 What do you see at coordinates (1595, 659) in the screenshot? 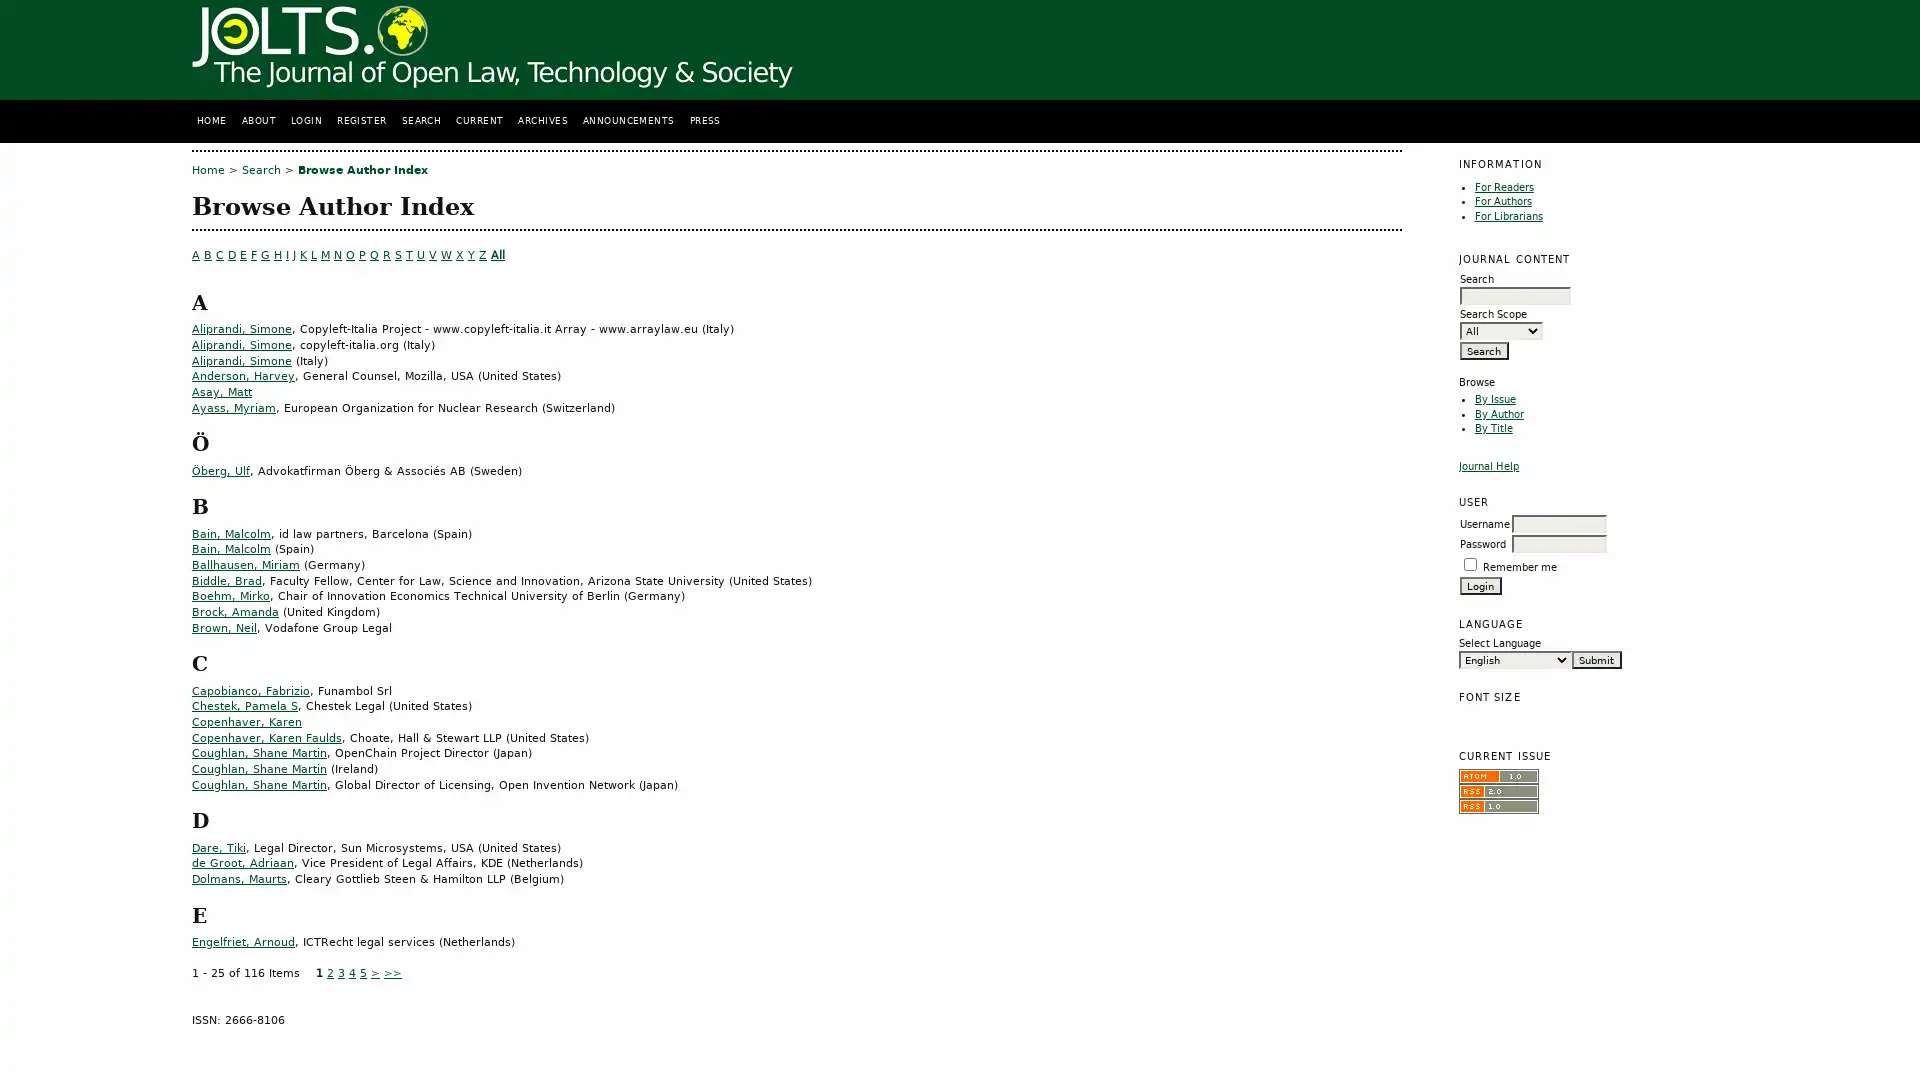
I see `Submit` at bounding box center [1595, 659].